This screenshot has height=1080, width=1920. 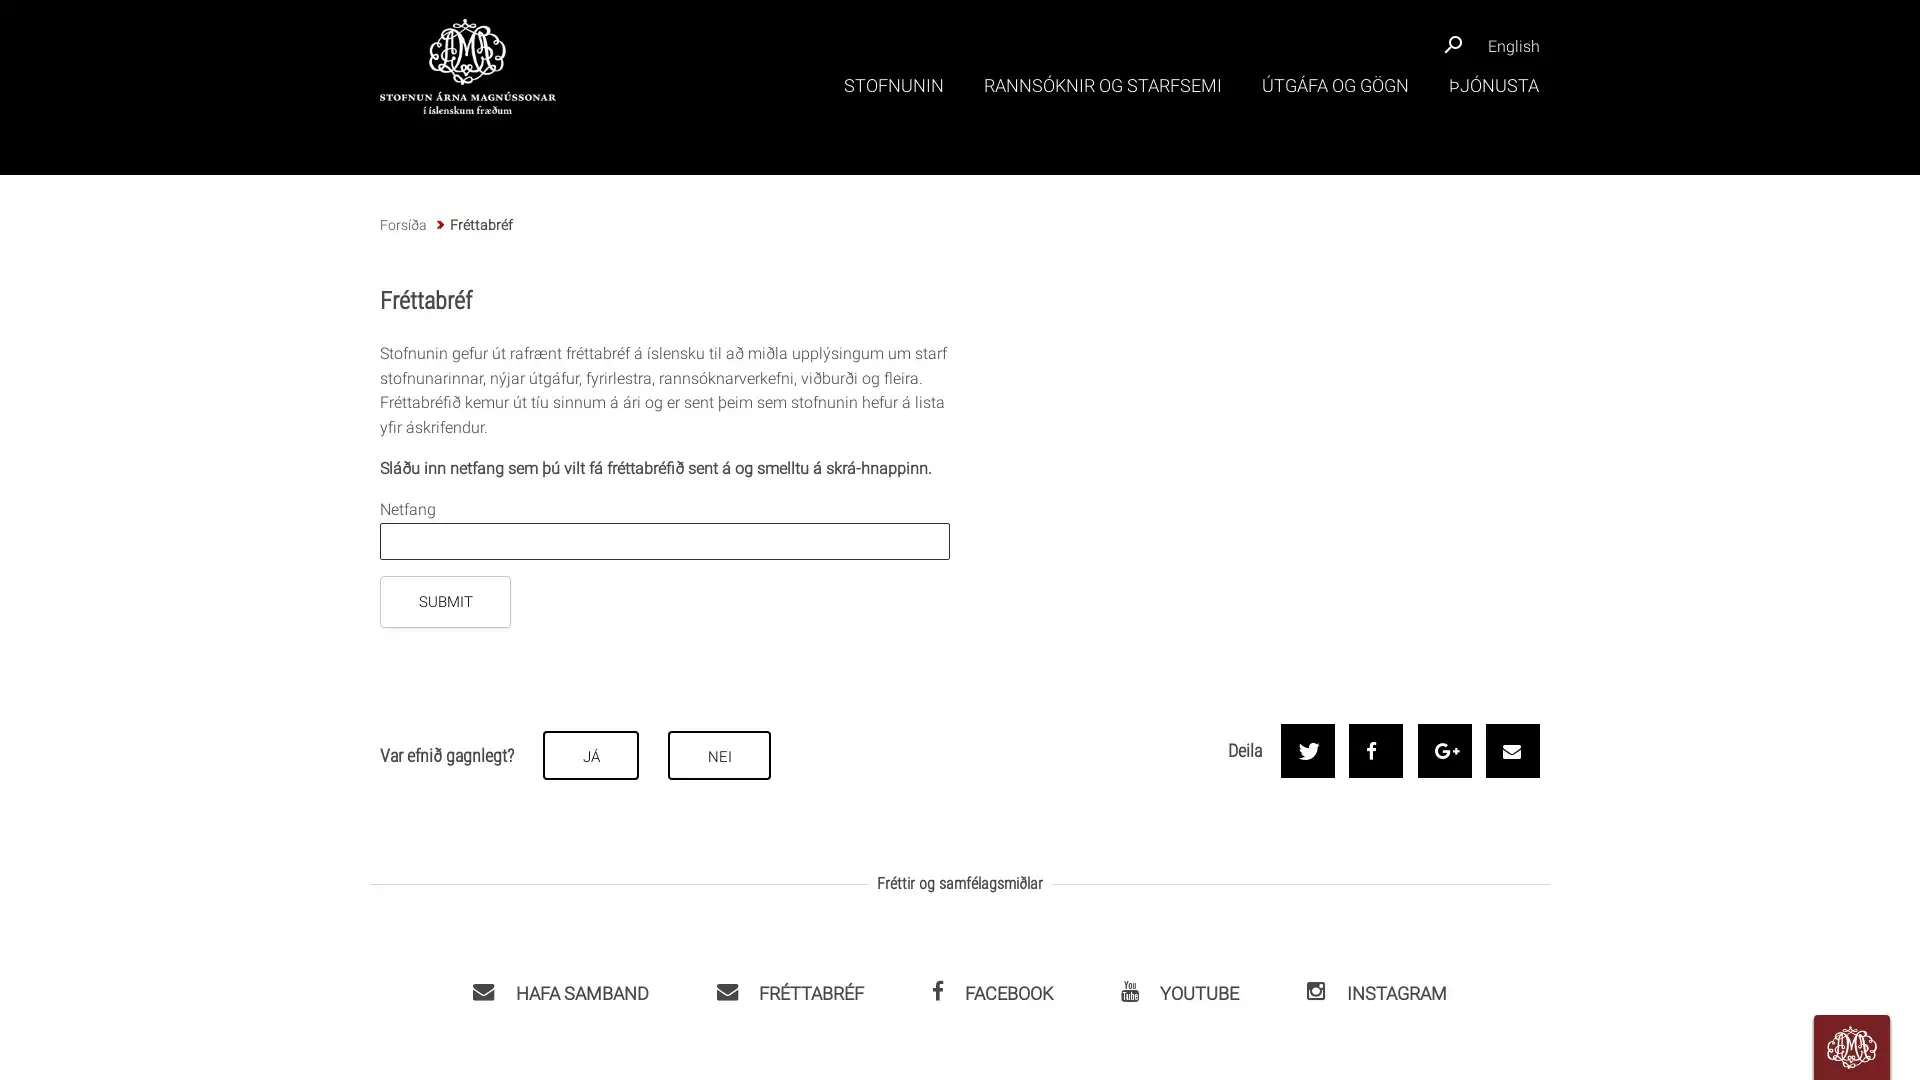 I want to click on JA, so click(x=589, y=755).